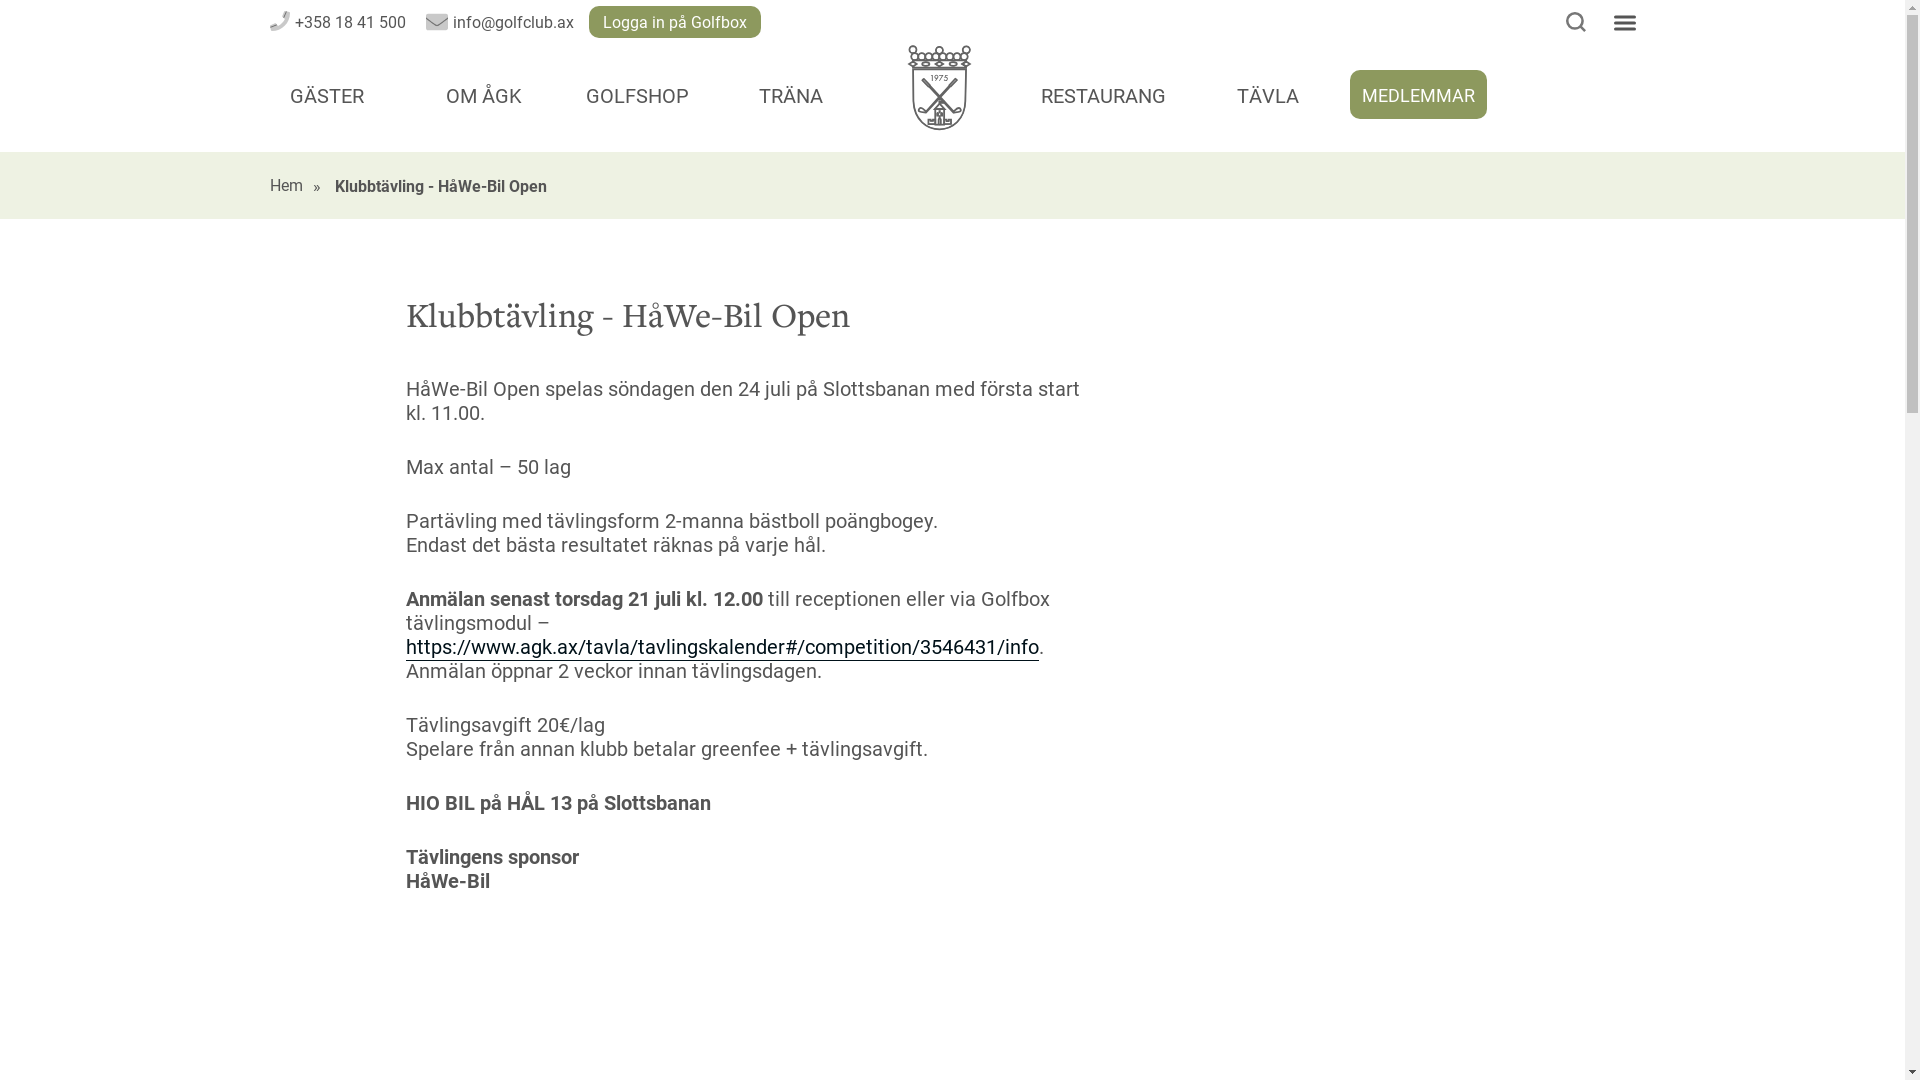 The width and height of the screenshot is (1920, 1080). I want to click on 'Hem', so click(285, 185).